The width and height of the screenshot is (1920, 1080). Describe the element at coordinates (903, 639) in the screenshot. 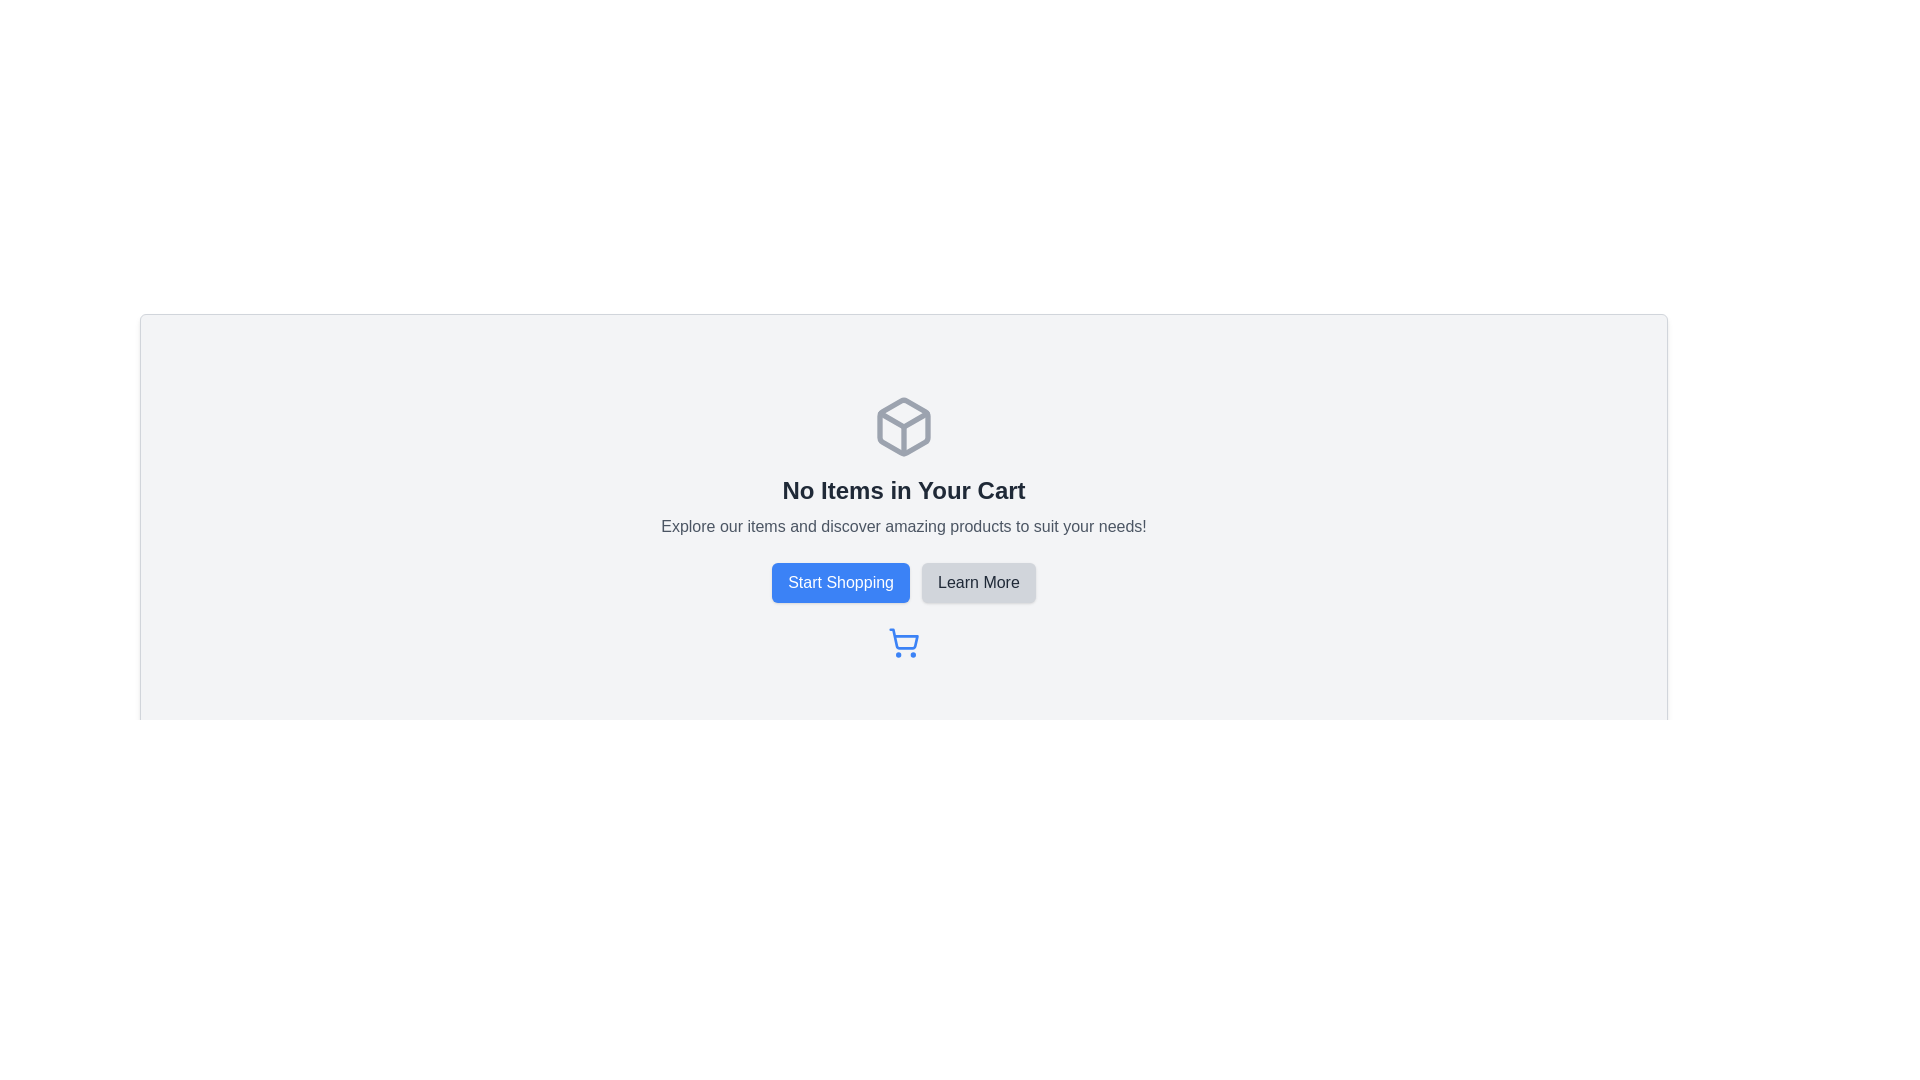

I see `the decorative part of the shopping cart icon, which is located in the center section of the icon and visually resembles a shopping cart frame with blue strokes` at that location.